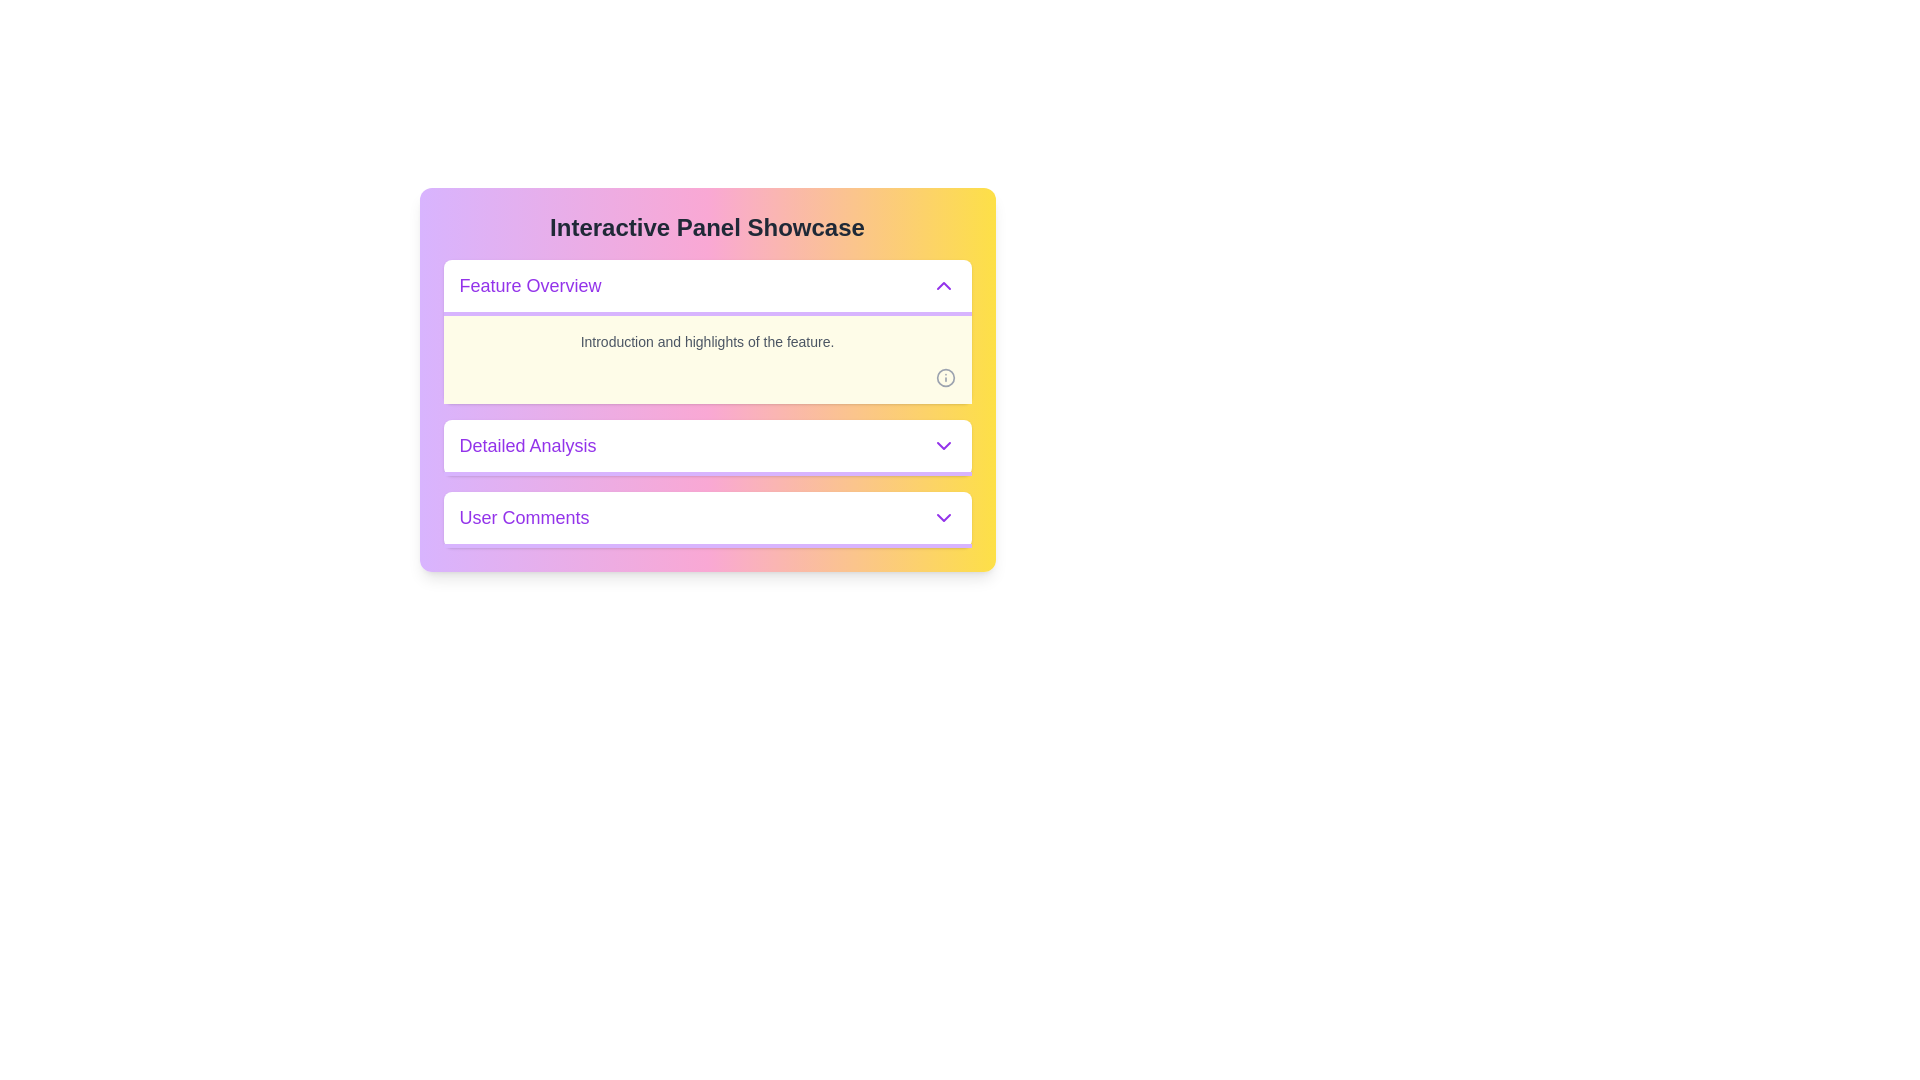 This screenshot has height=1080, width=1920. What do you see at coordinates (707, 358) in the screenshot?
I see `the static text block with a light yellow background that contains the text 'Introduction and highlights of the feature', located under the header 'Feature Overview'` at bounding box center [707, 358].